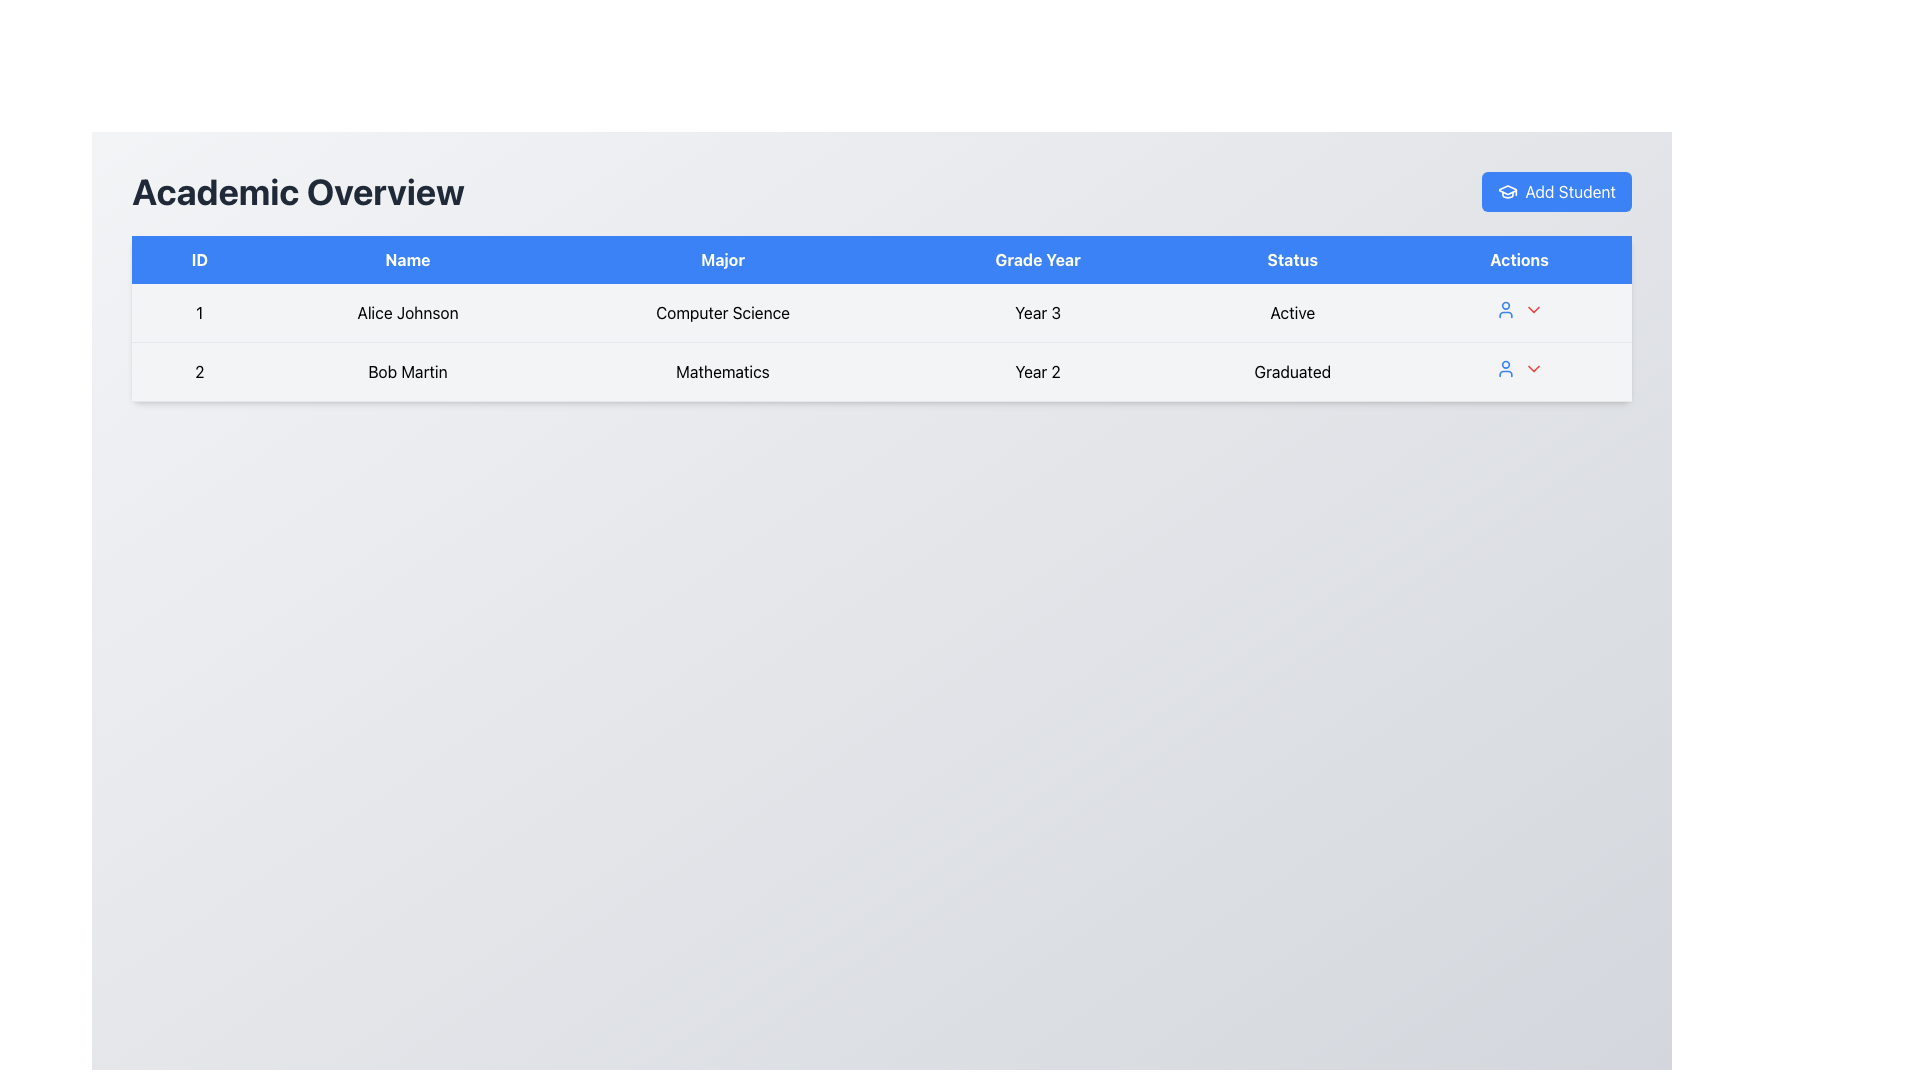 The height and width of the screenshot is (1080, 1920). I want to click on the 'Active' TextLabel which is located in the 'Status' column for 'Alice Johnson' in the user information table, displaying black text on a gray background, so click(1292, 313).